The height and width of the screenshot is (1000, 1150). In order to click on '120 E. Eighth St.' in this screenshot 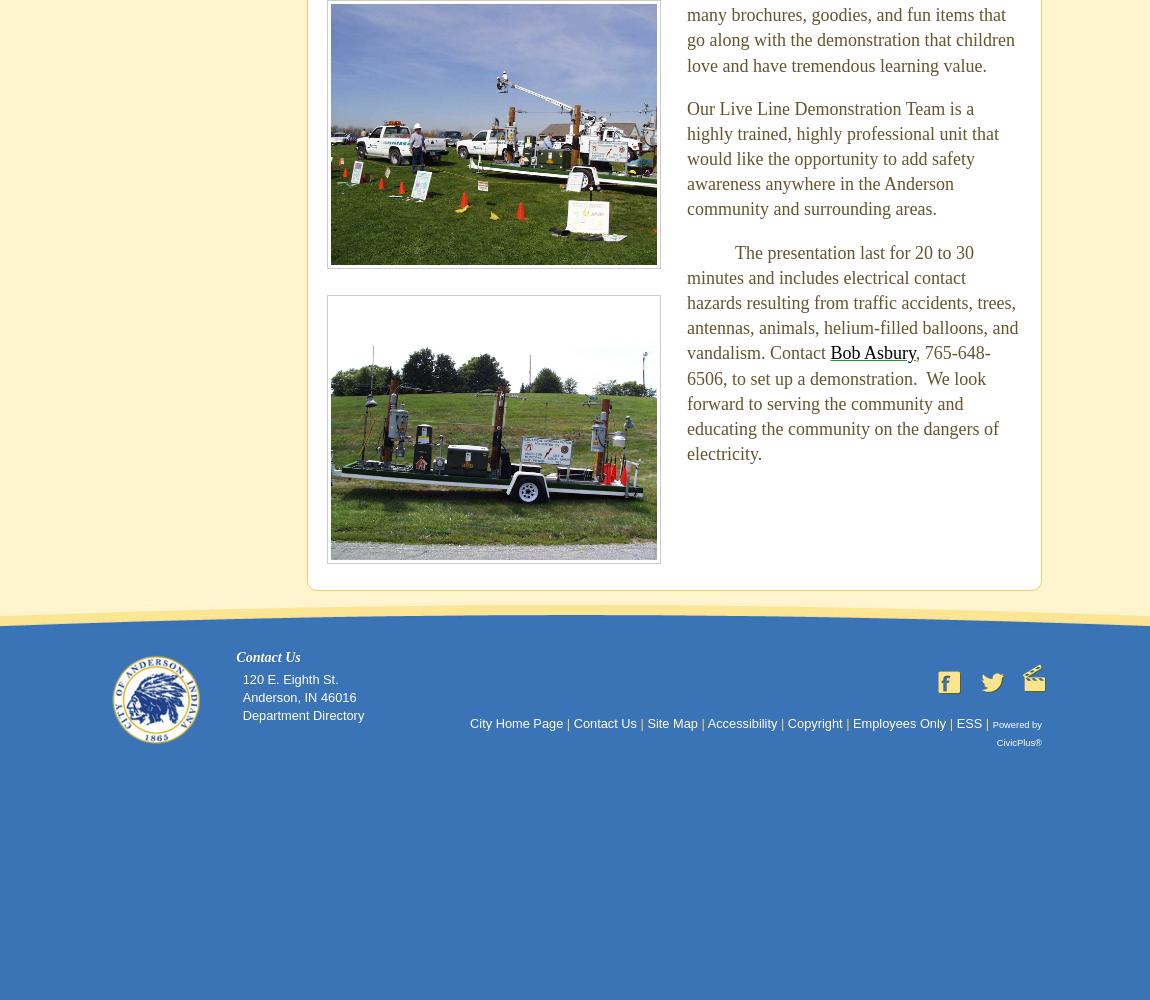, I will do `click(290, 679)`.